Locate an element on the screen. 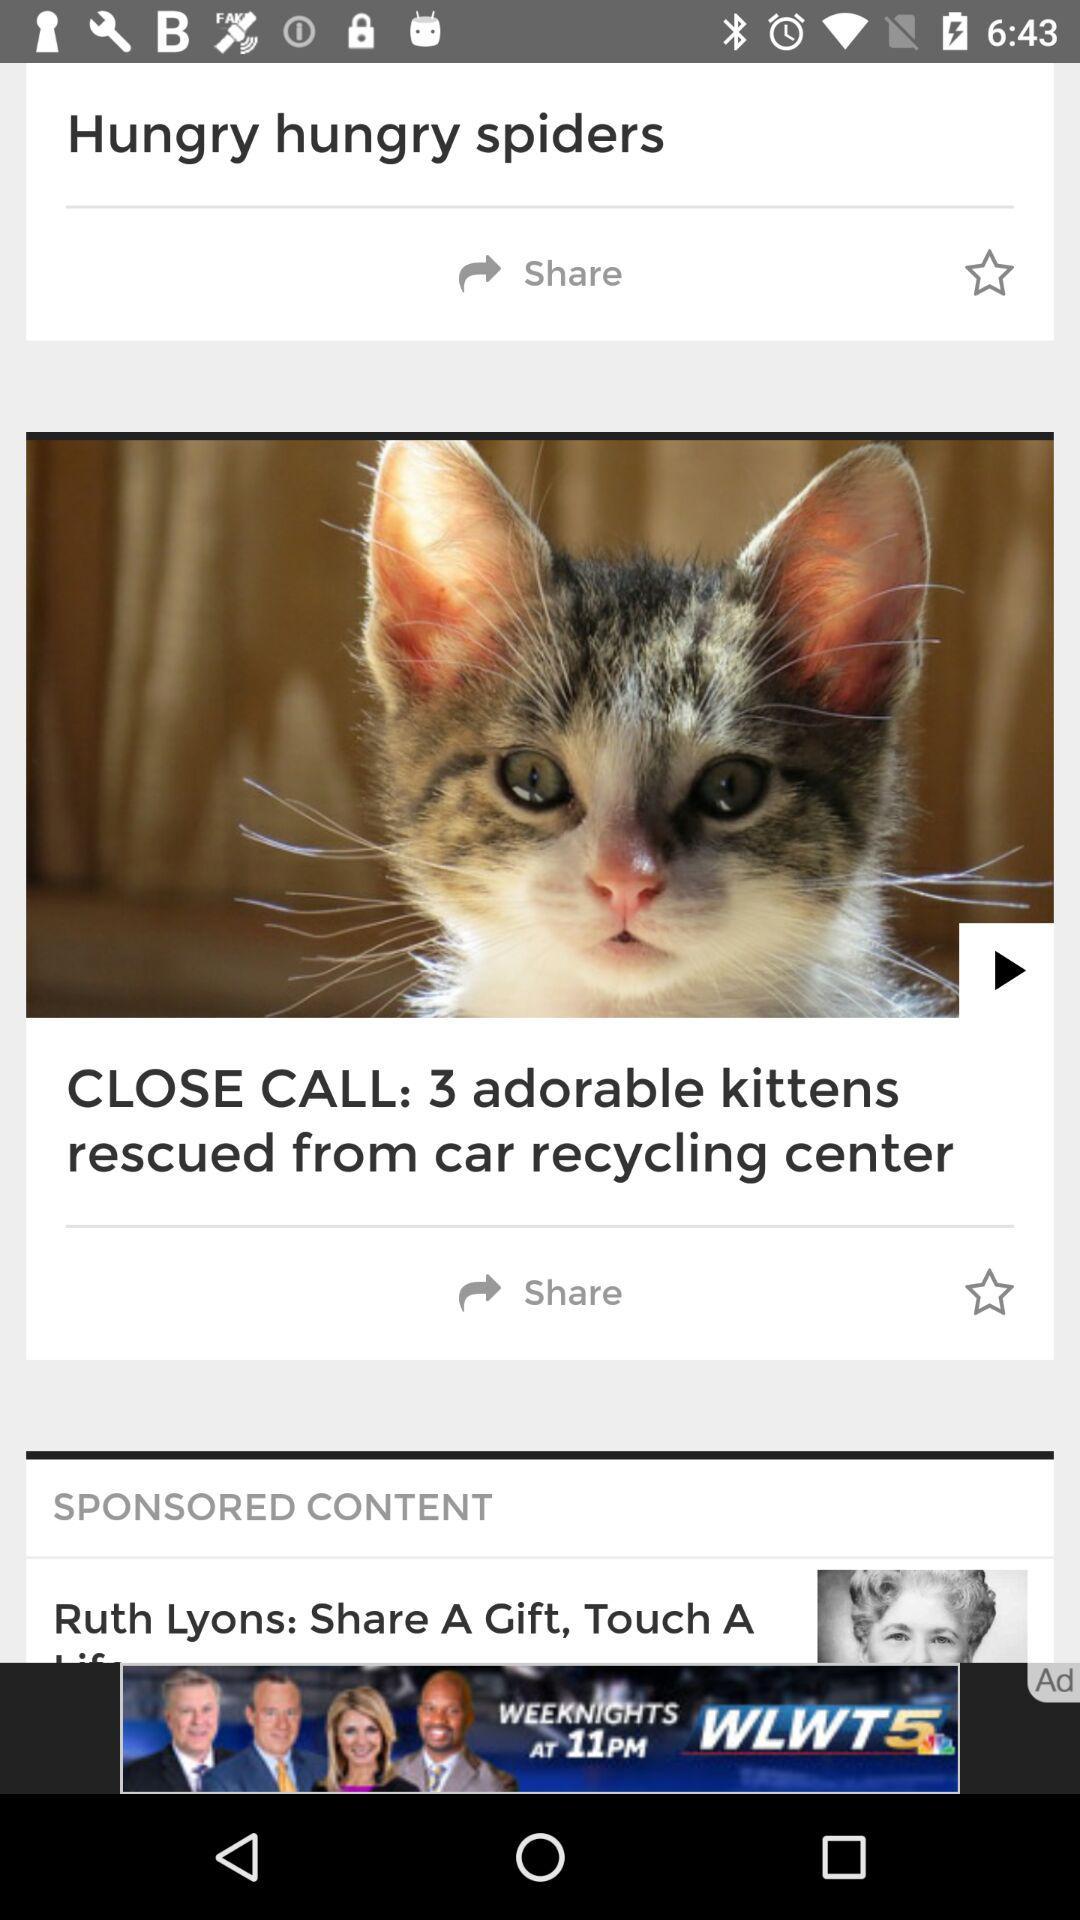 The width and height of the screenshot is (1080, 1920). the button right to the share button is located at coordinates (990, 273).